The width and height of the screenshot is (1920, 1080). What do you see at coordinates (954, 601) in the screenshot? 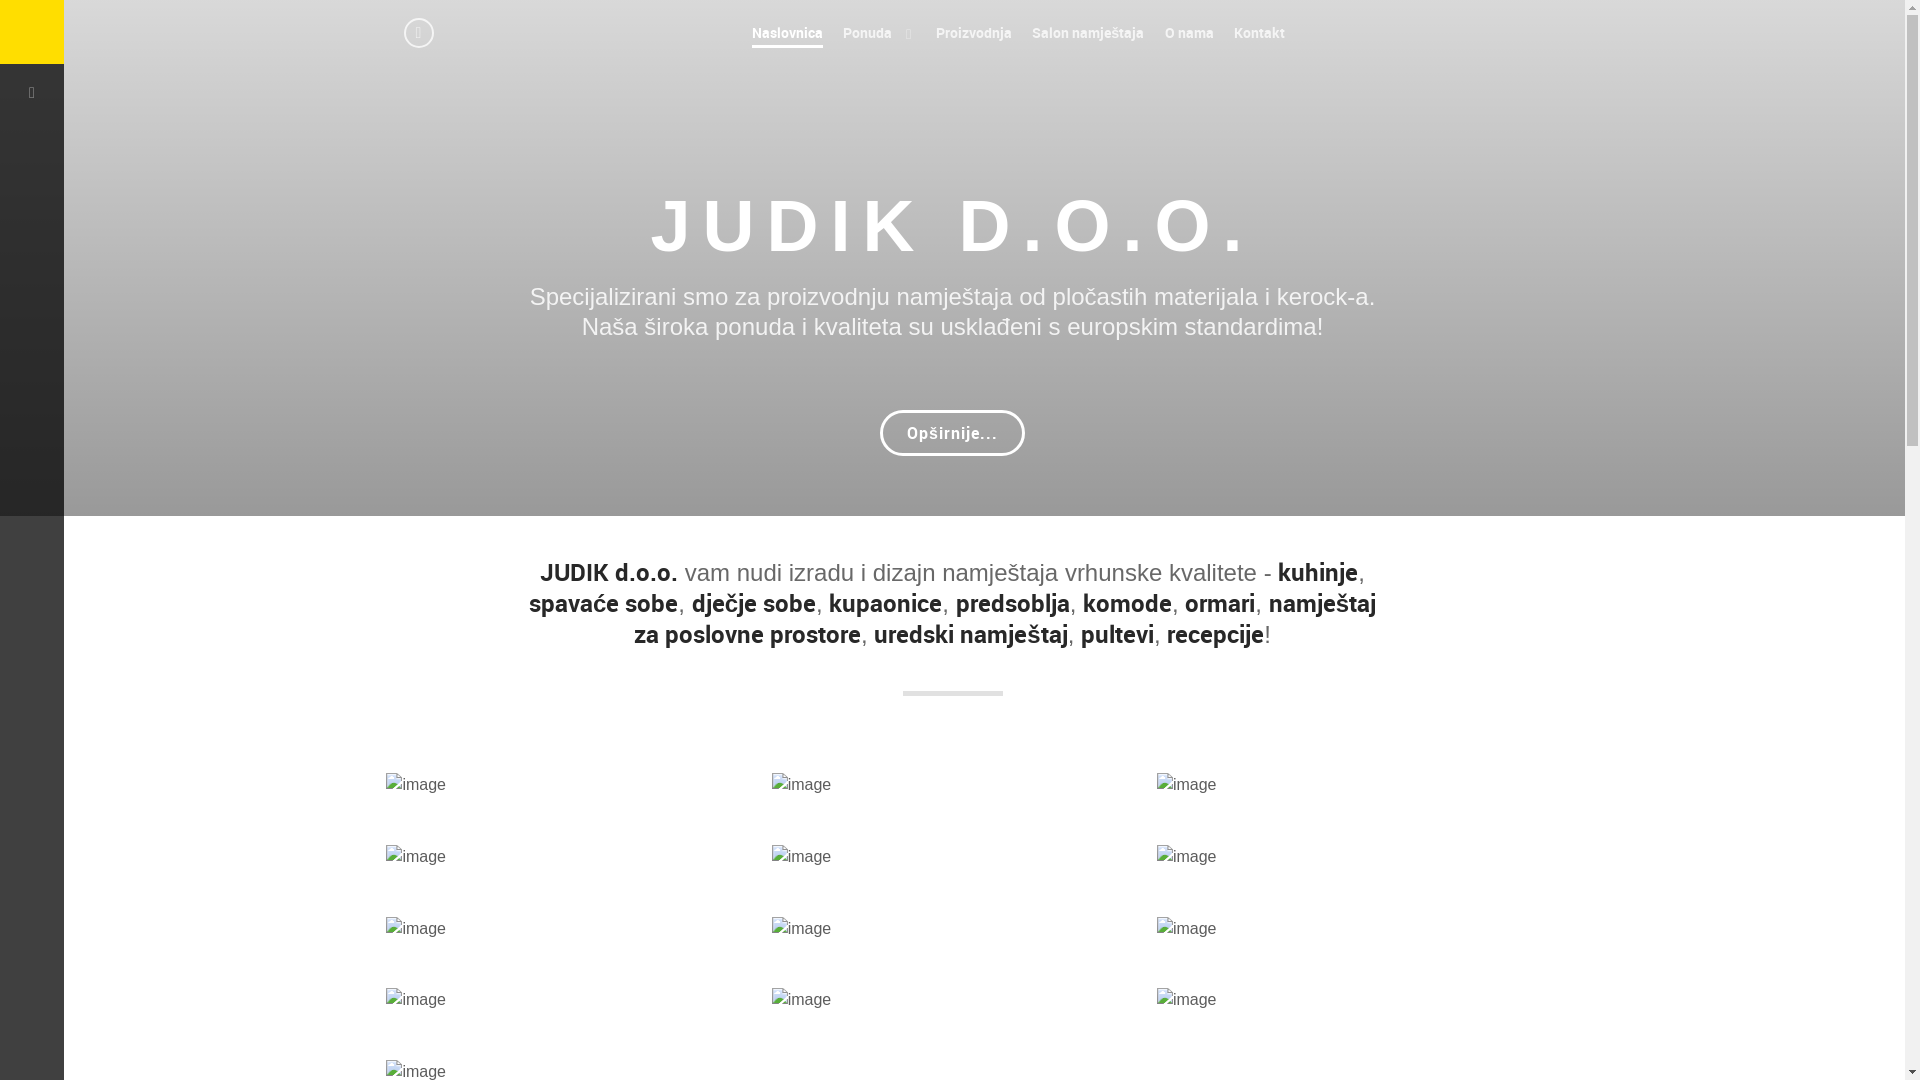
I see `'predsoblja'` at bounding box center [954, 601].